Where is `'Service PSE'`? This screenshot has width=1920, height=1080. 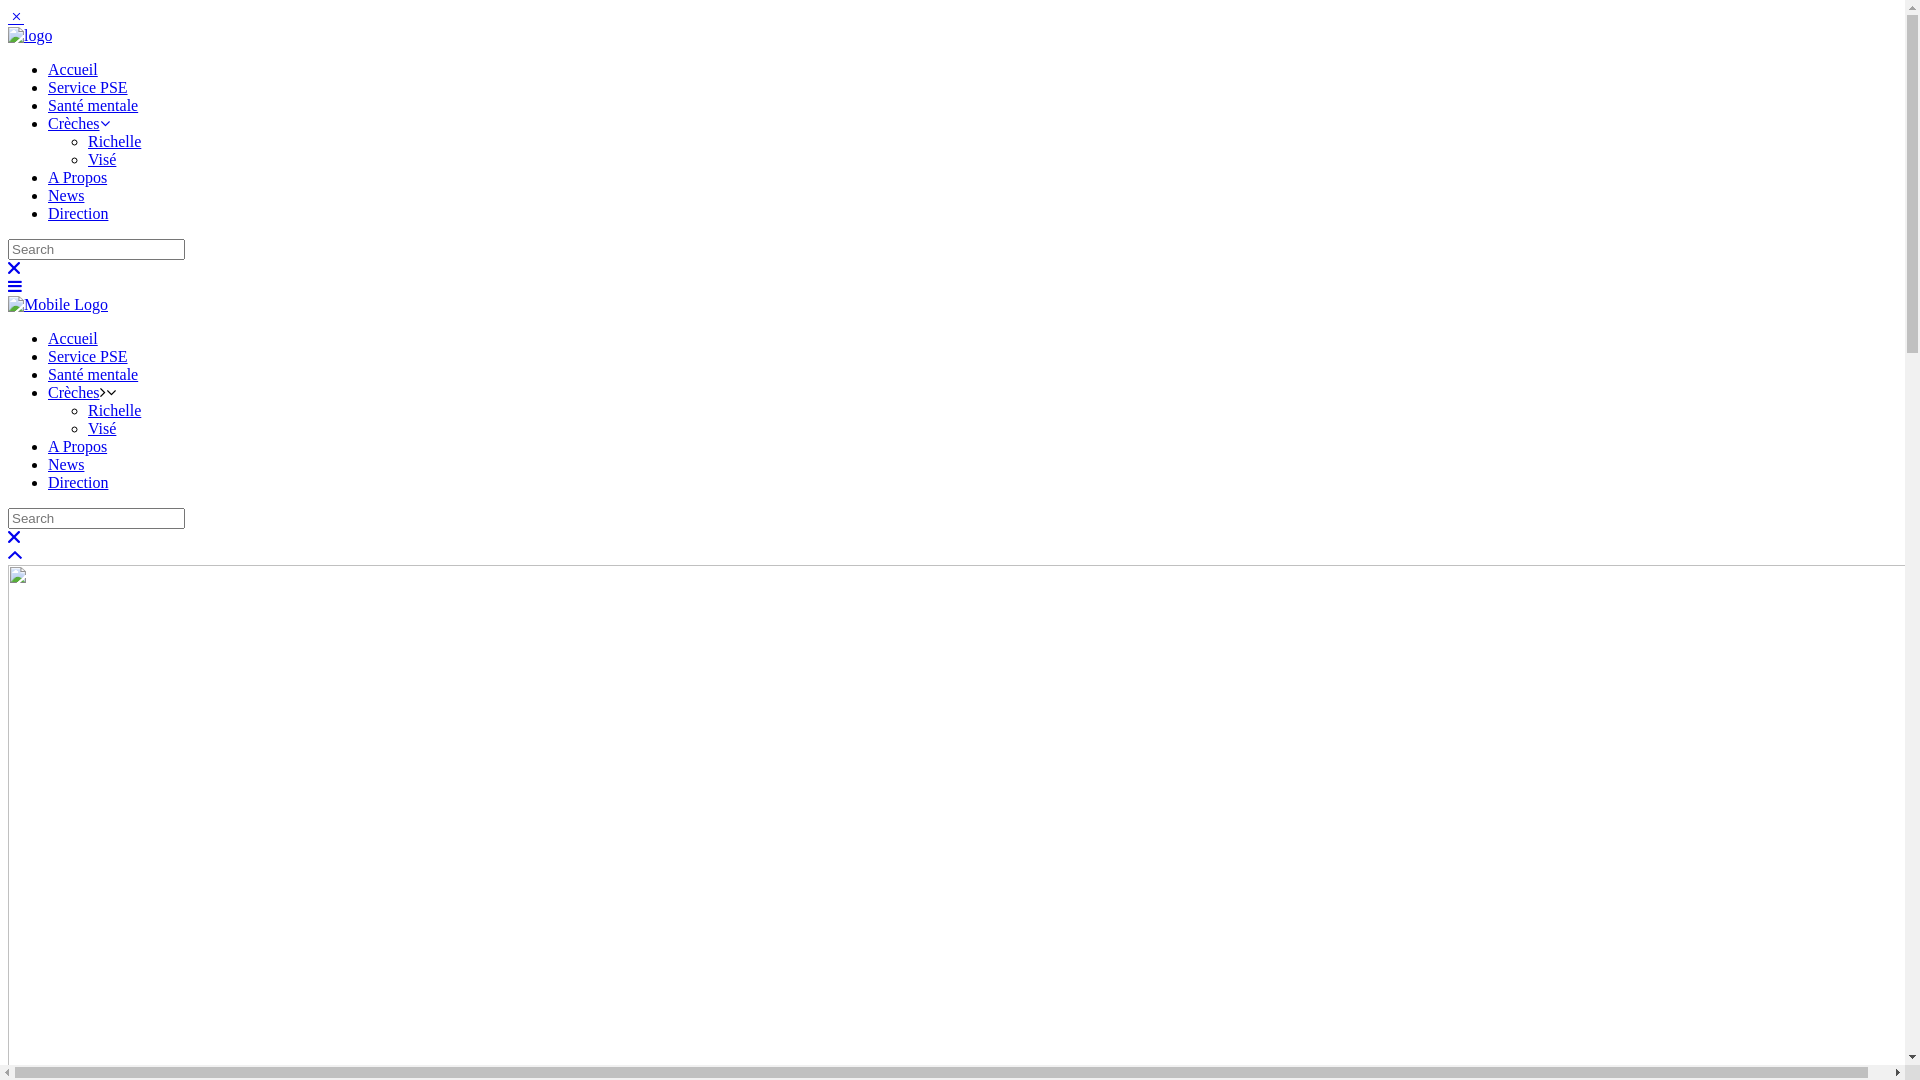 'Service PSE' is located at coordinates (86, 86).